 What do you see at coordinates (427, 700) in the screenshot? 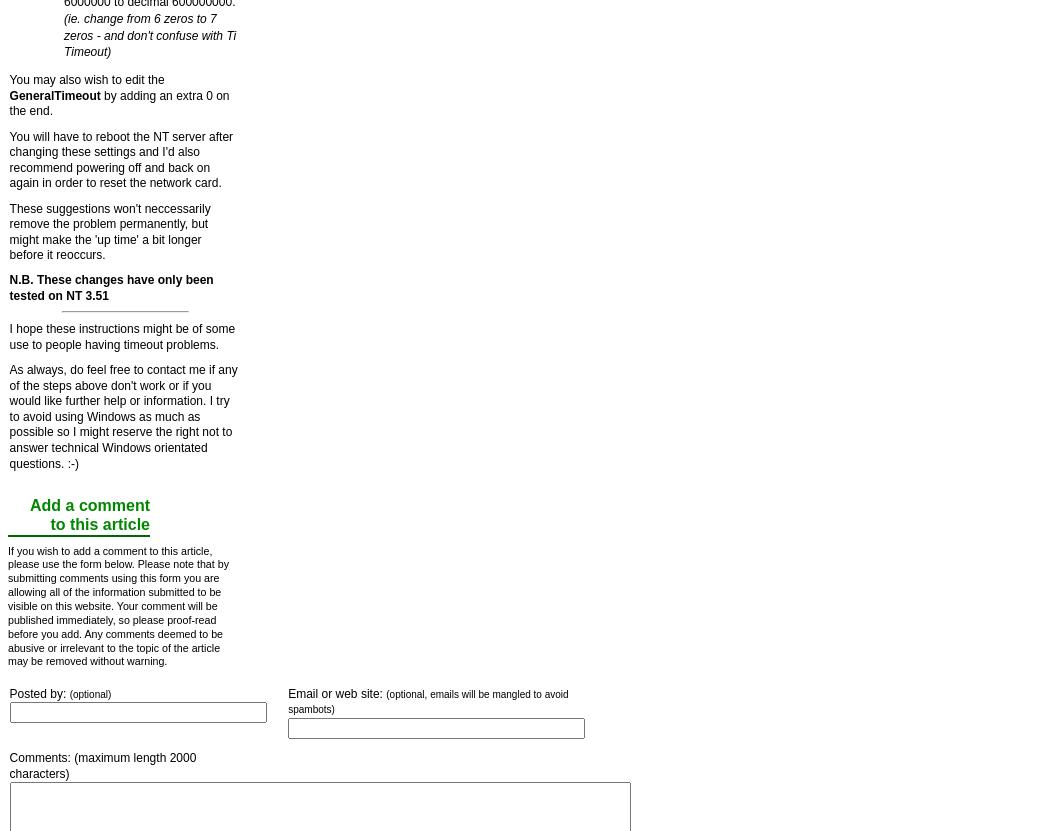
I see `'(optional, emails will be mangled to avoid spambots)'` at bounding box center [427, 700].